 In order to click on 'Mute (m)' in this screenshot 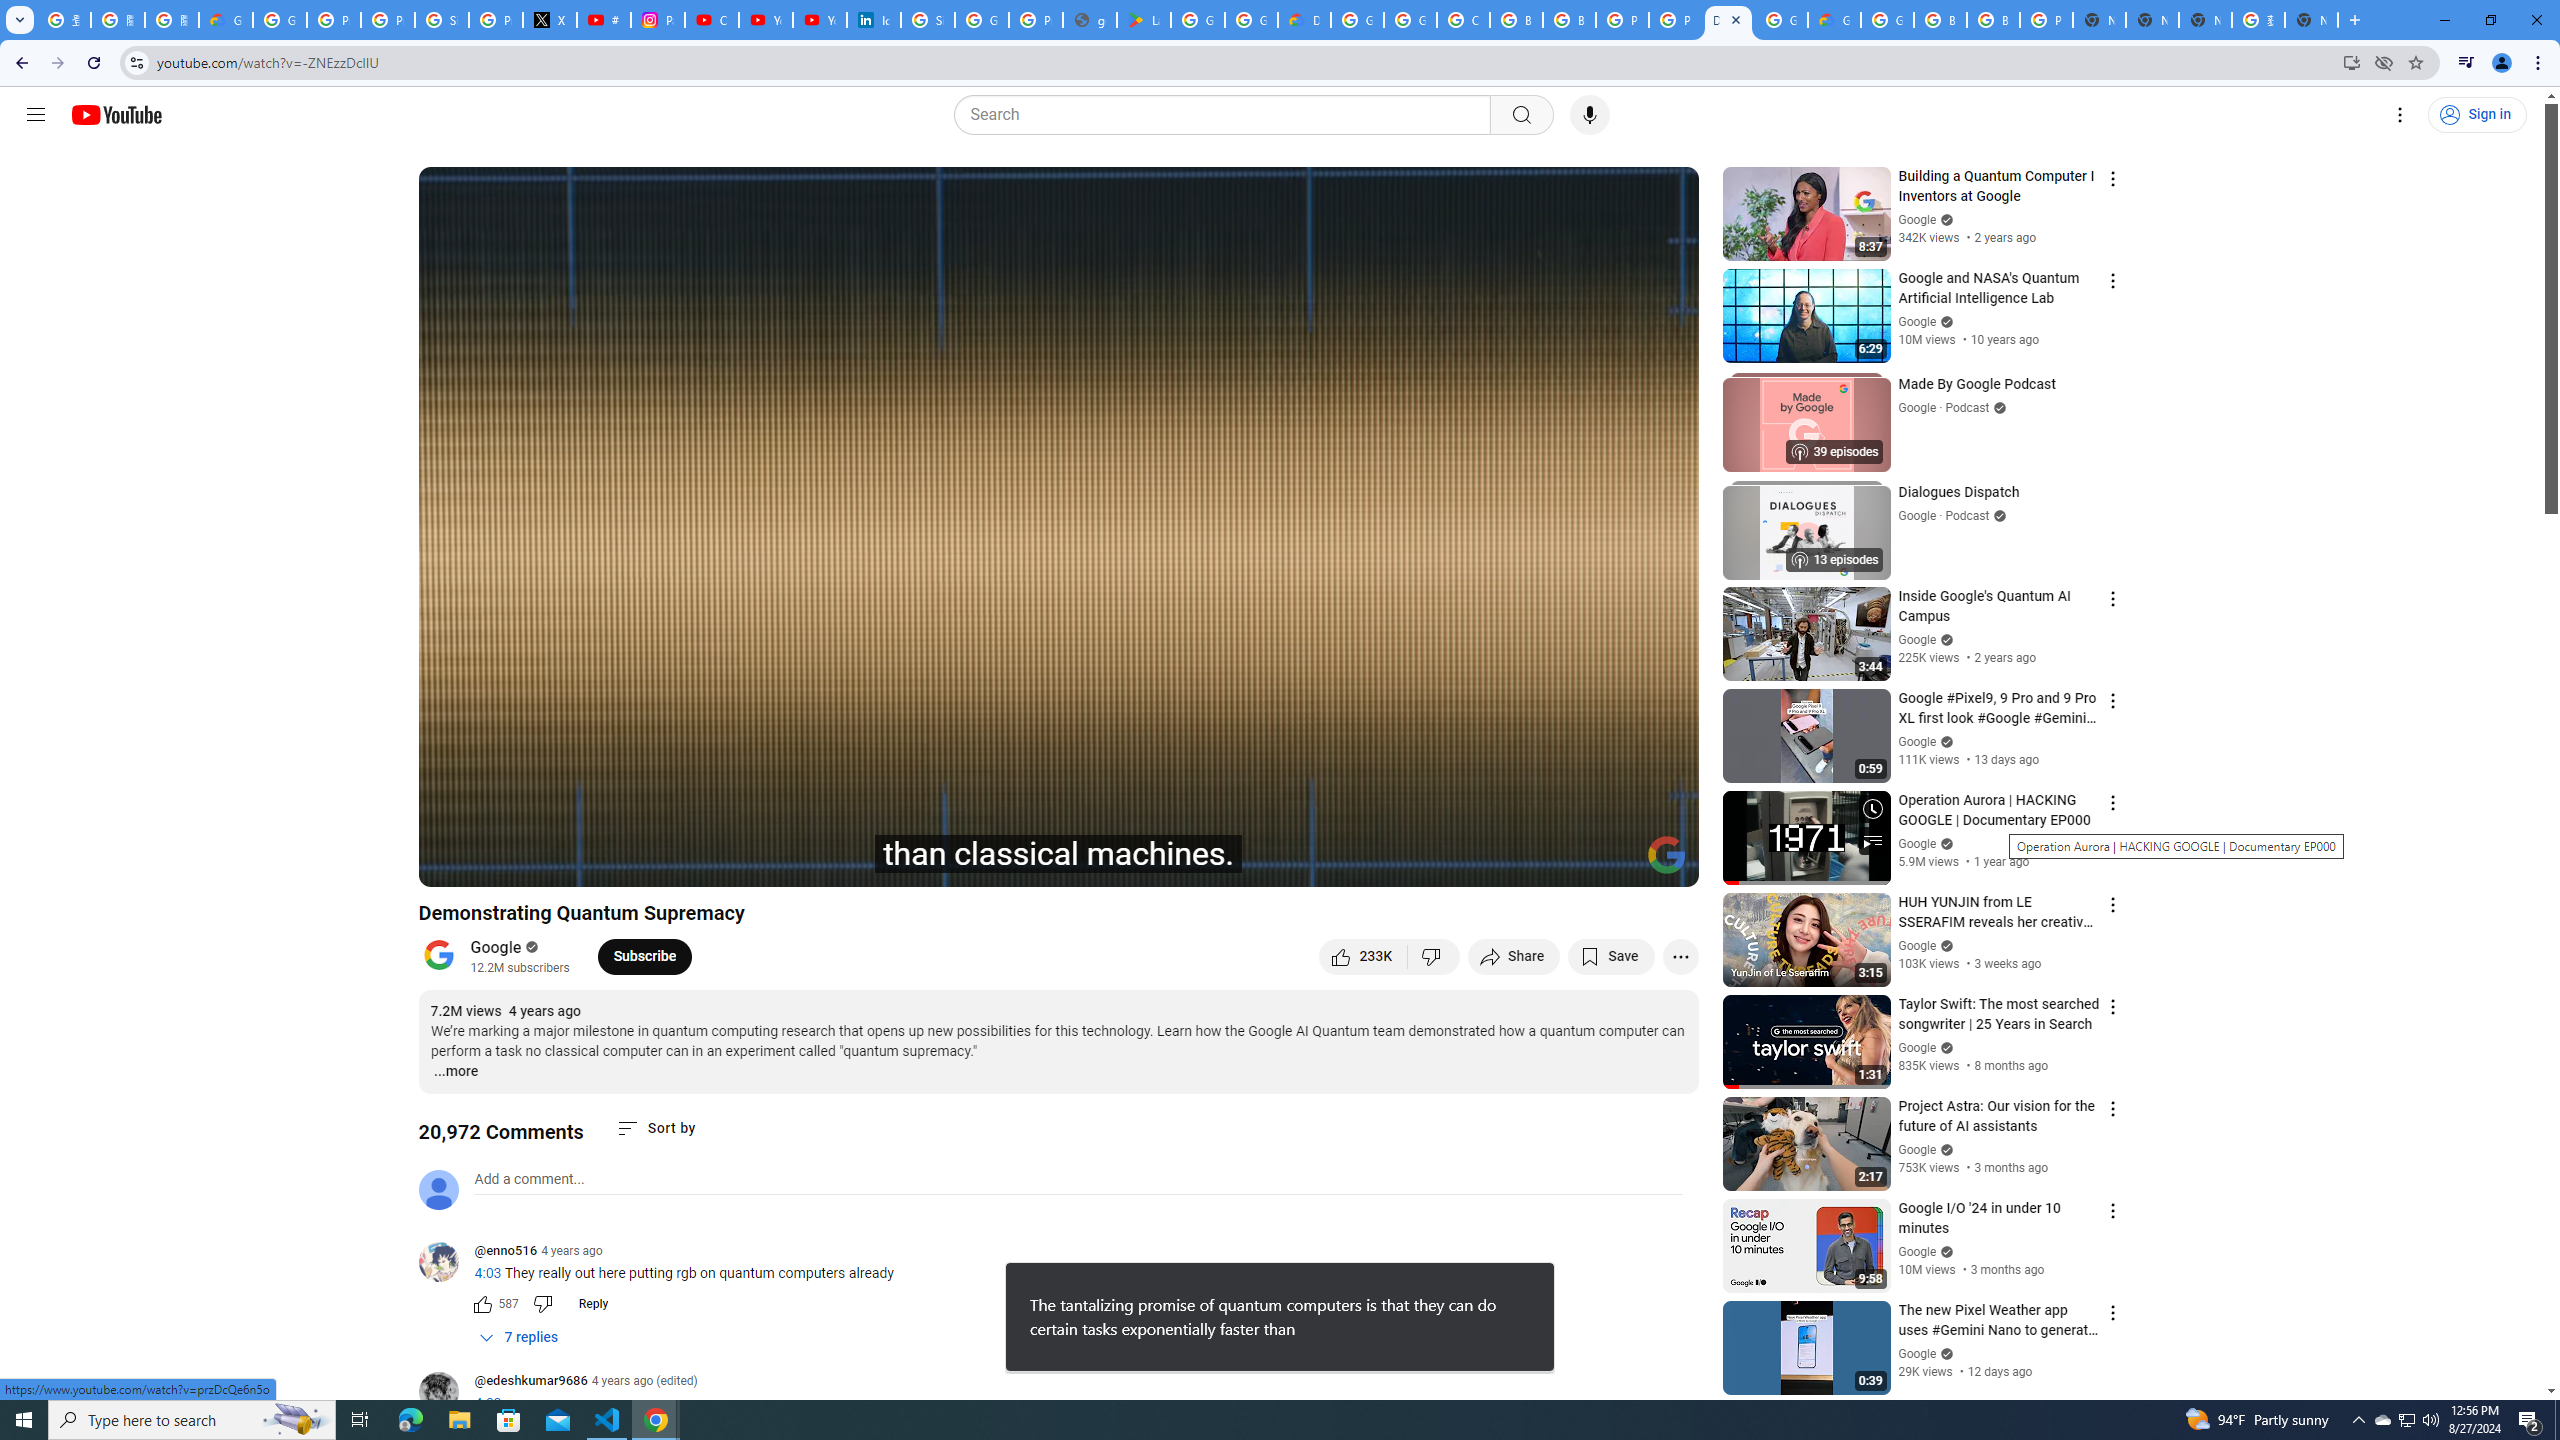, I will do `click(549, 862)`.